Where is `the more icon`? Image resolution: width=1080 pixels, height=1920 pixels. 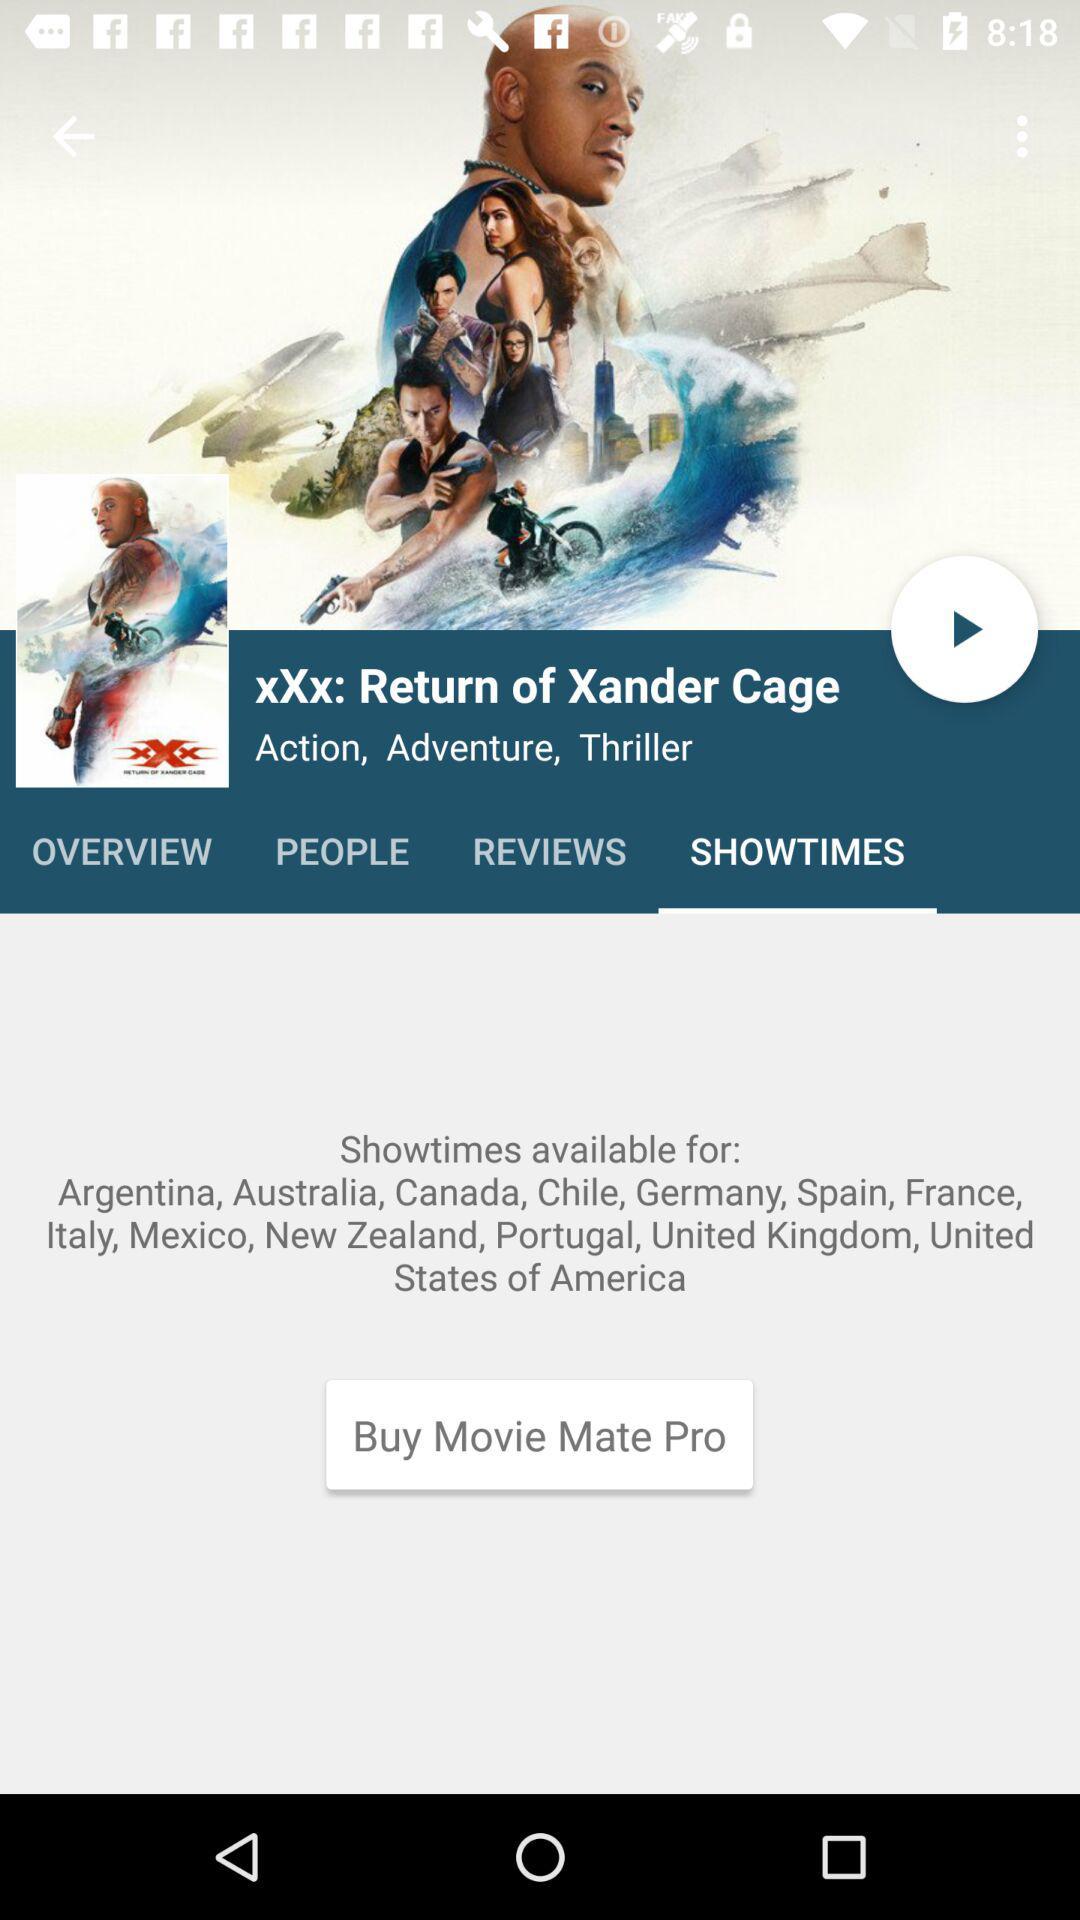
the more icon is located at coordinates (122, 629).